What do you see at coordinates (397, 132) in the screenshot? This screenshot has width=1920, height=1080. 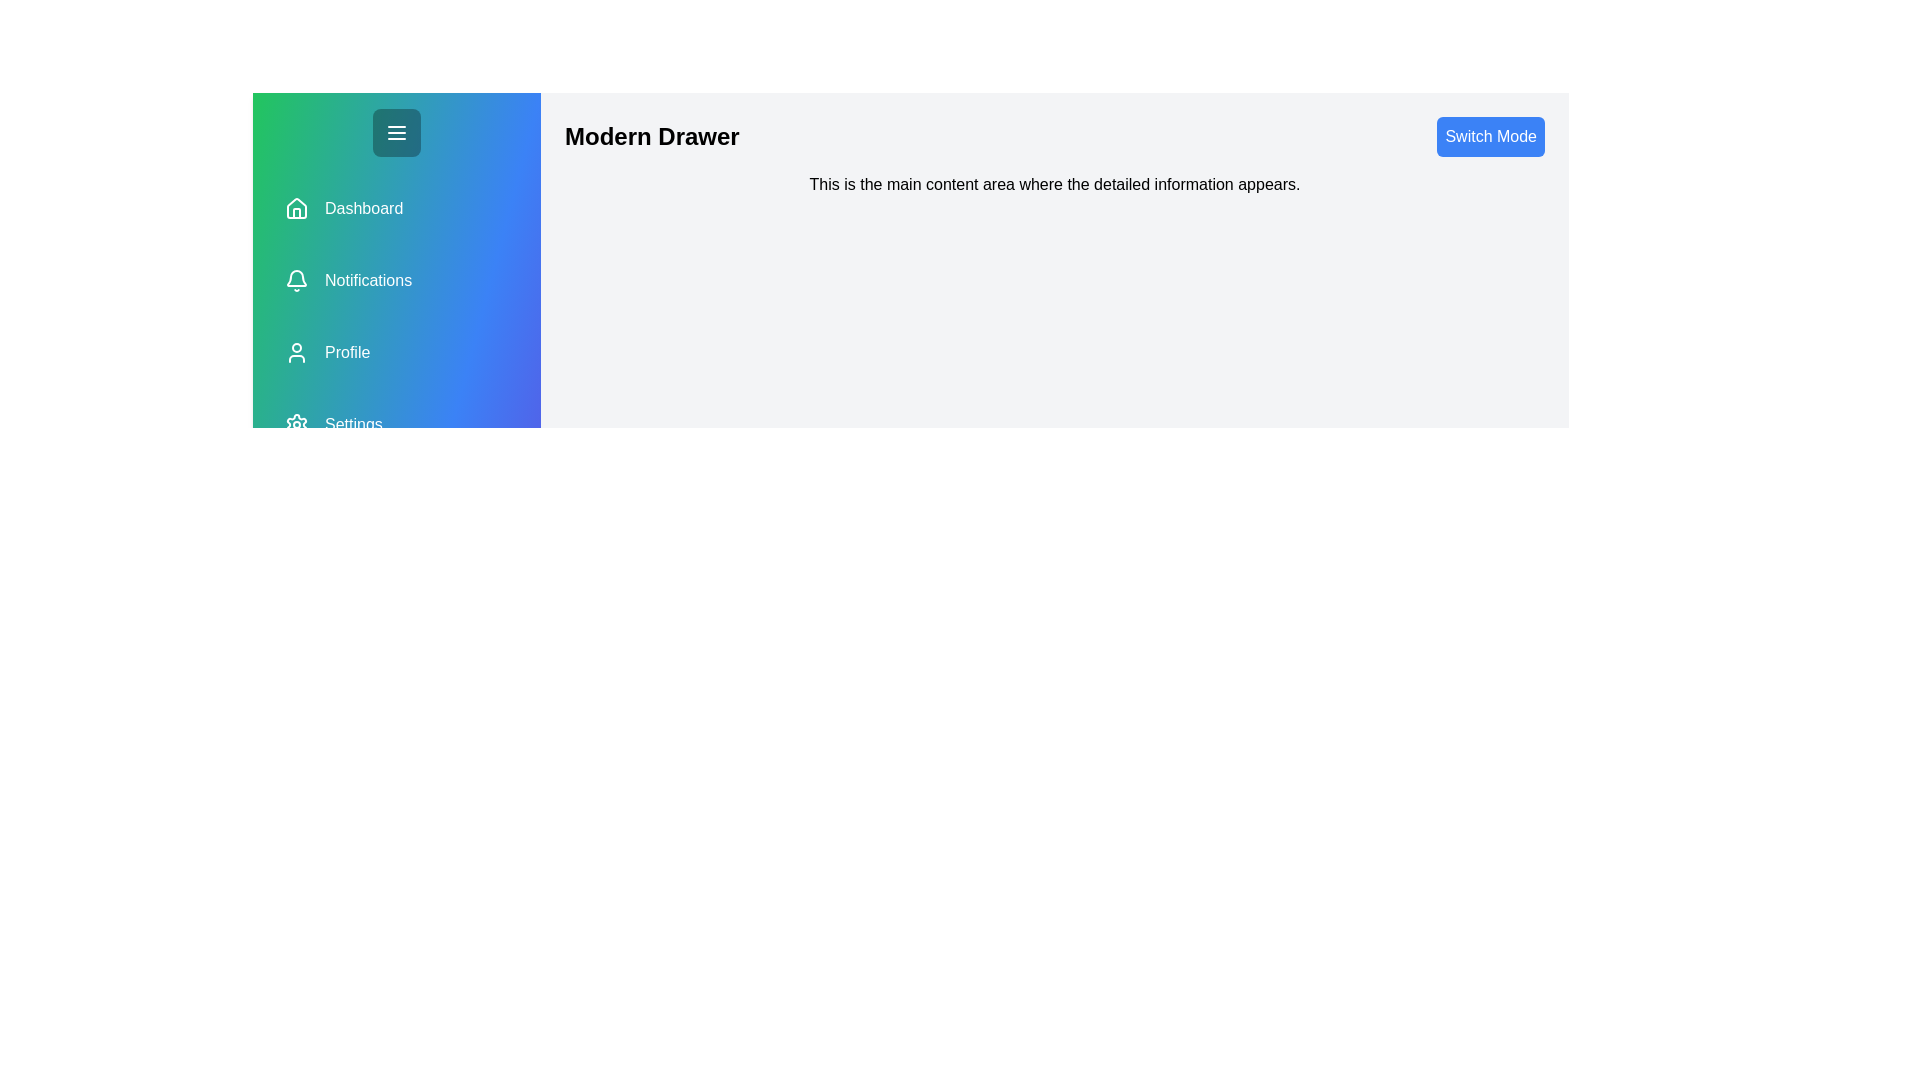 I see `menu button to toggle the drawer open or closed` at bounding box center [397, 132].